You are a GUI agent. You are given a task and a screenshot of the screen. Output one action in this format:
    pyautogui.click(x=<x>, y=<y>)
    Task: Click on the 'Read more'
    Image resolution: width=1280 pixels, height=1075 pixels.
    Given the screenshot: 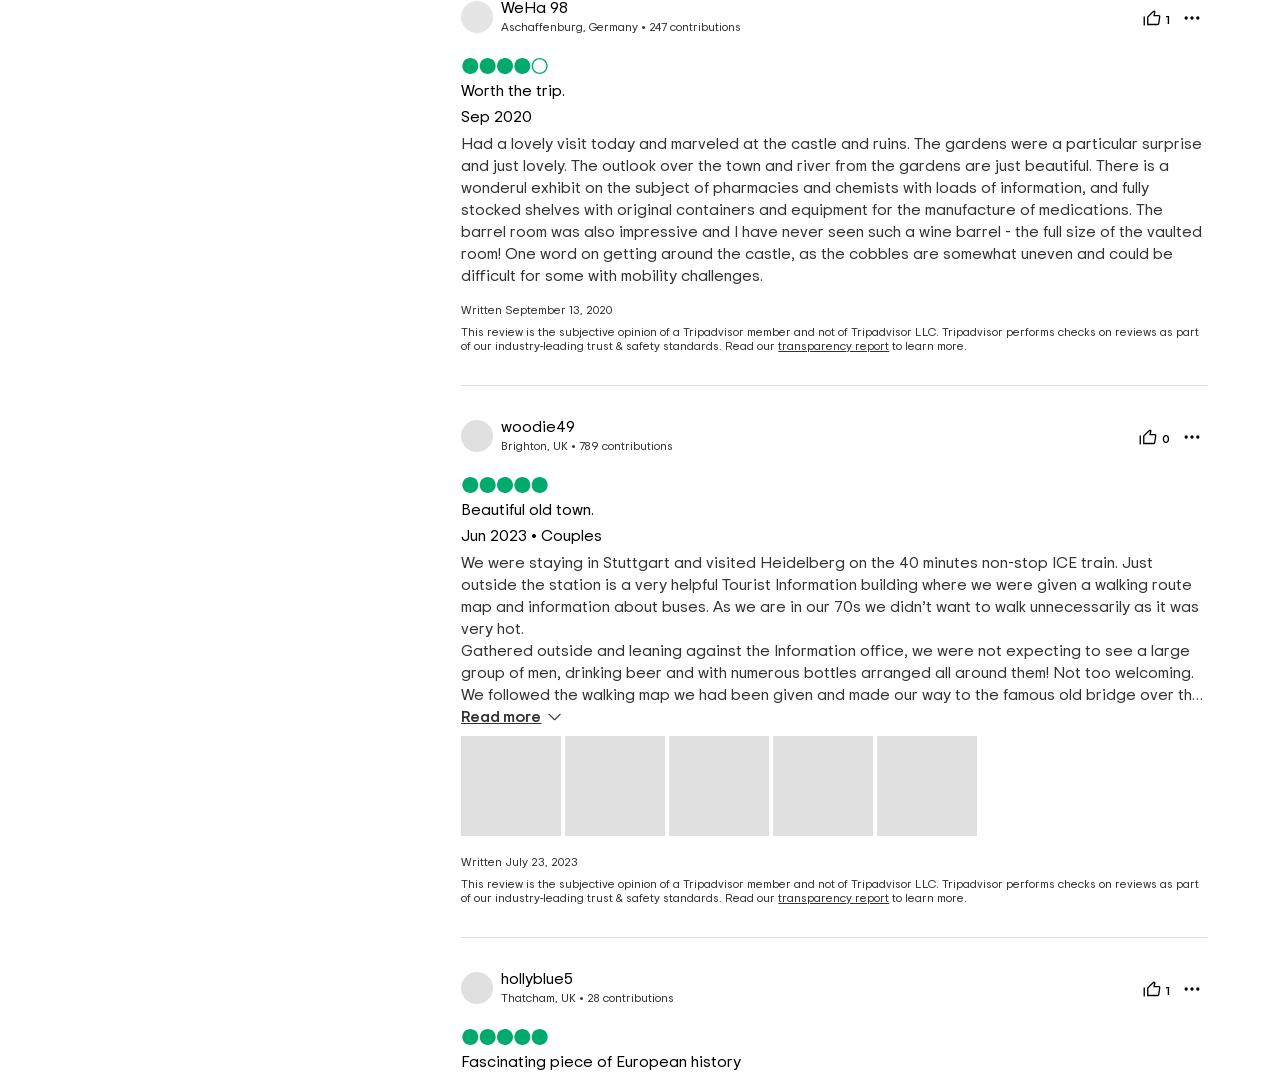 What is the action you would take?
    pyautogui.click(x=500, y=716)
    